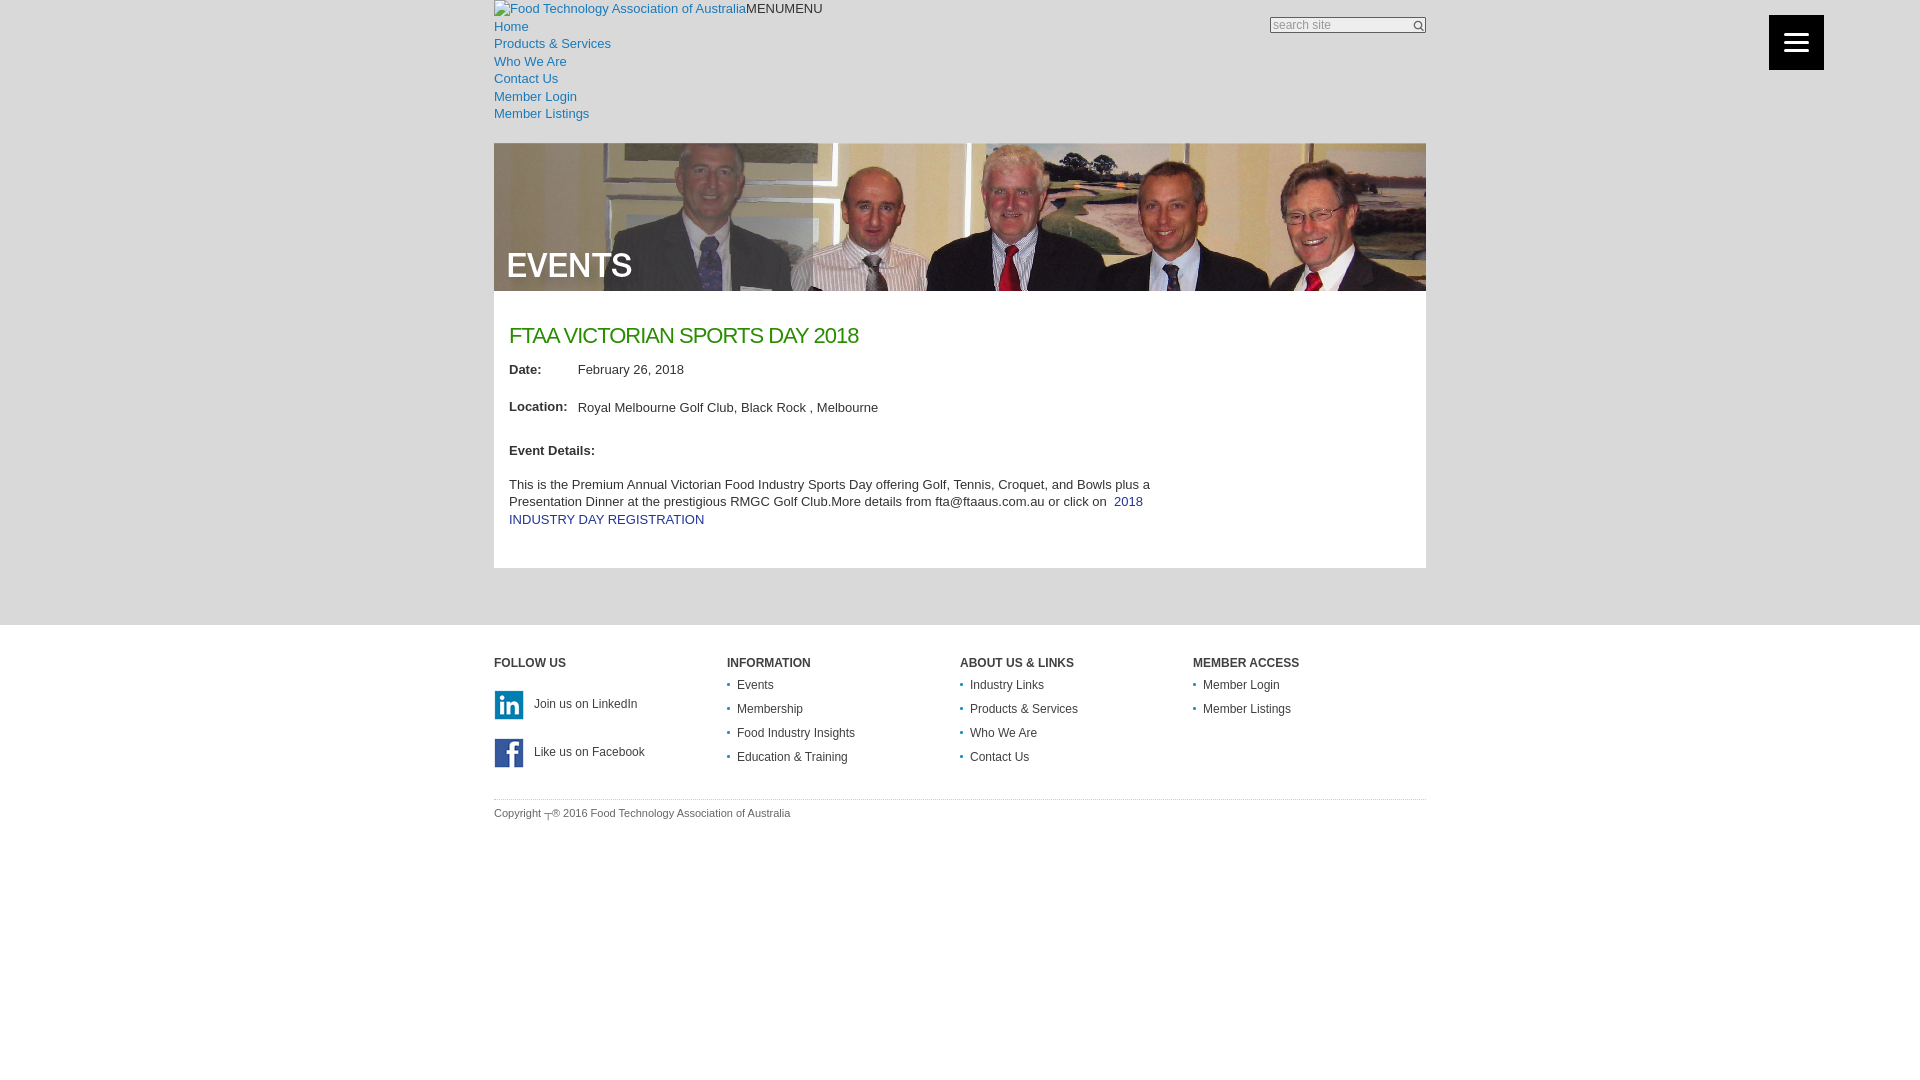 The height and width of the screenshot is (1080, 1920). What do you see at coordinates (568, 752) in the screenshot?
I see `'Like us on Facebook'` at bounding box center [568, 752].